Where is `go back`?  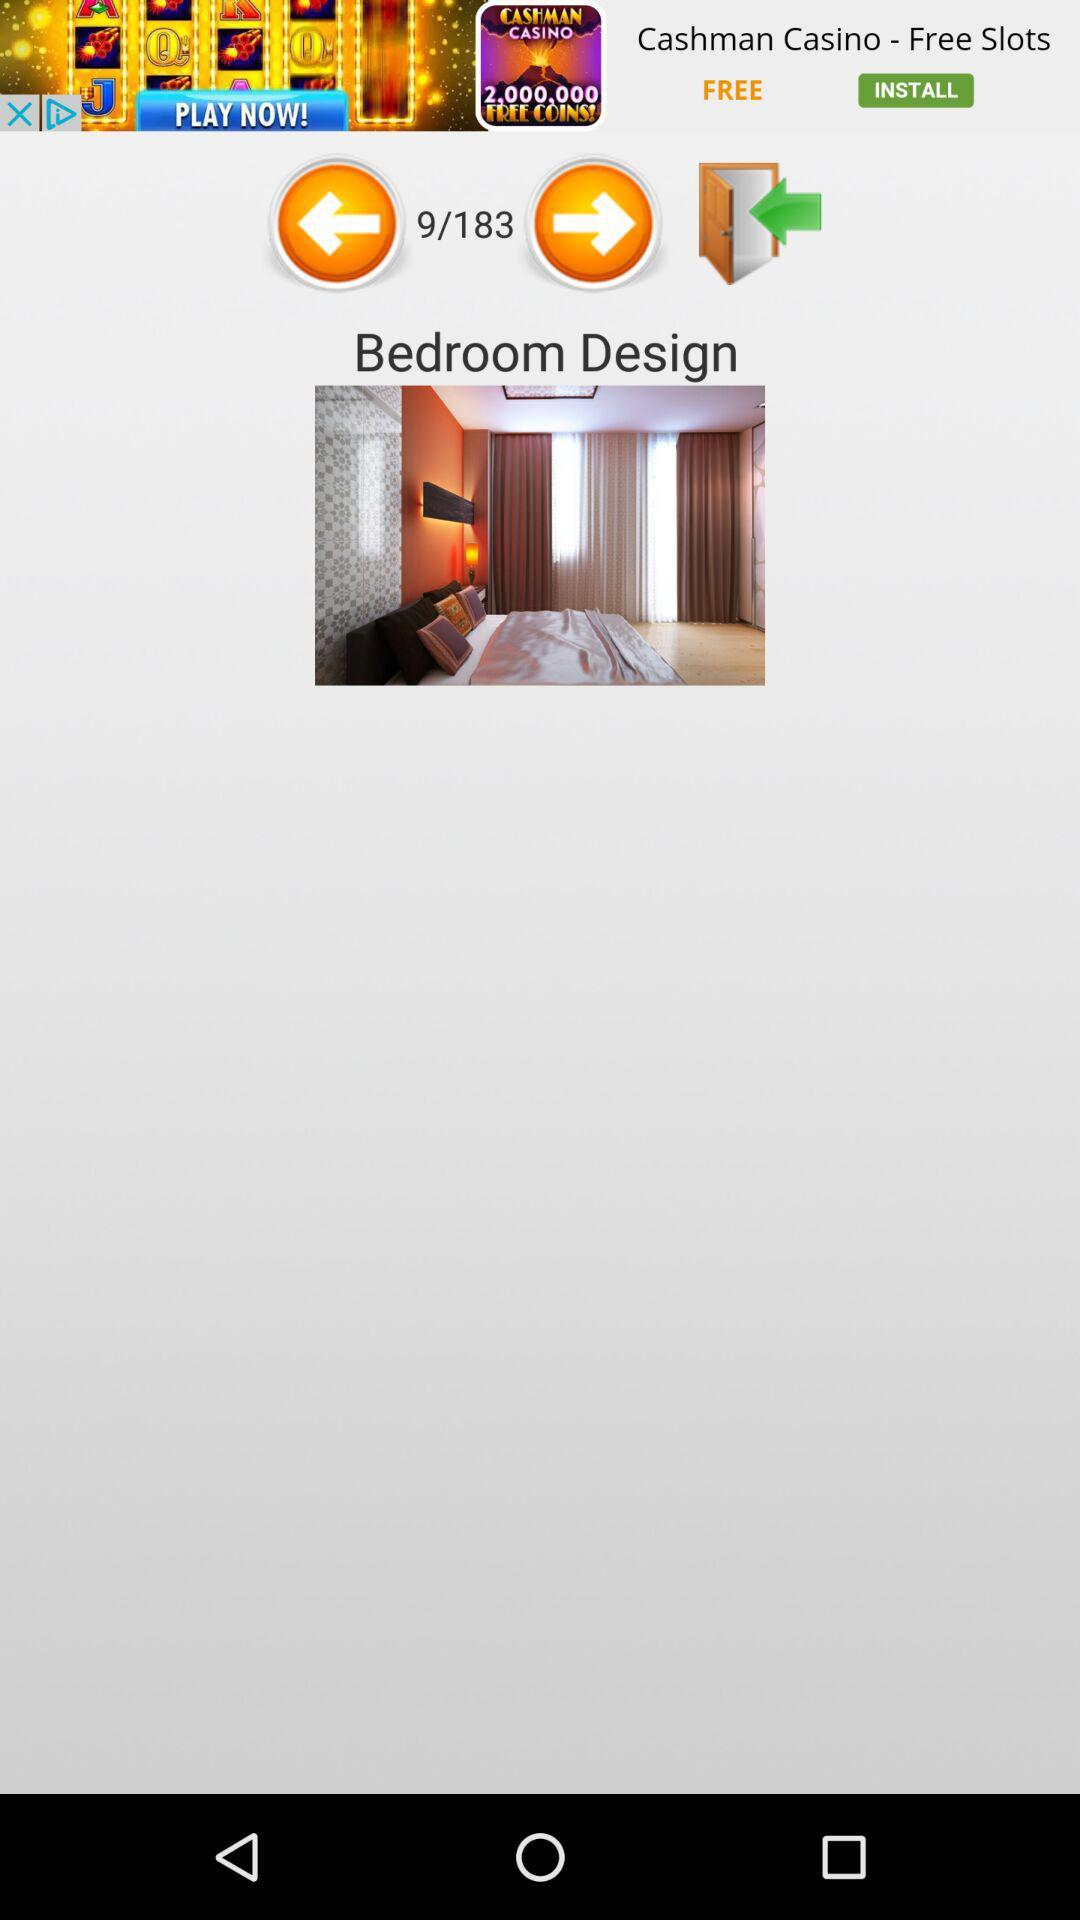
go back is located at coordinates (336, 223).